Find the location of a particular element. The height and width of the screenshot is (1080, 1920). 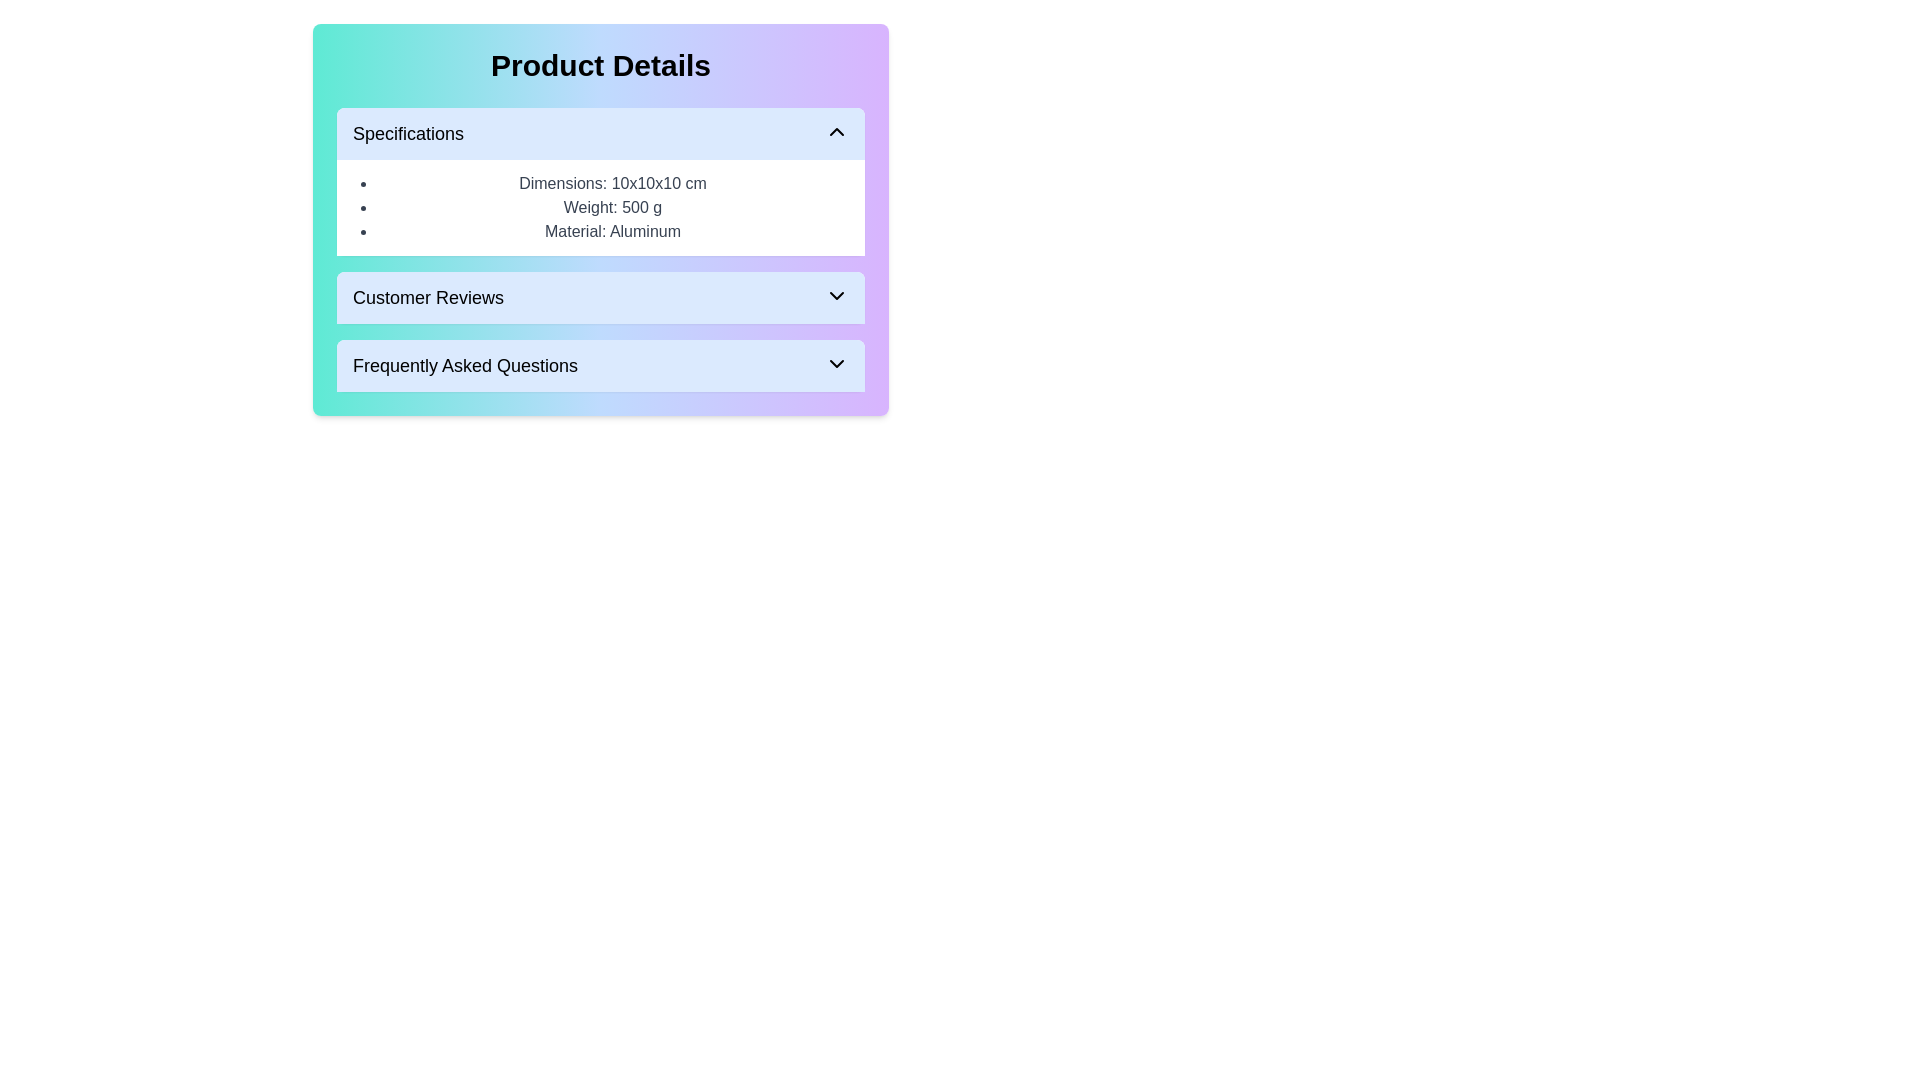

the downward-pointing chevron icon located at the far right within the 'Frequently Asked Questions' section header is located at coordinates (836, 363).